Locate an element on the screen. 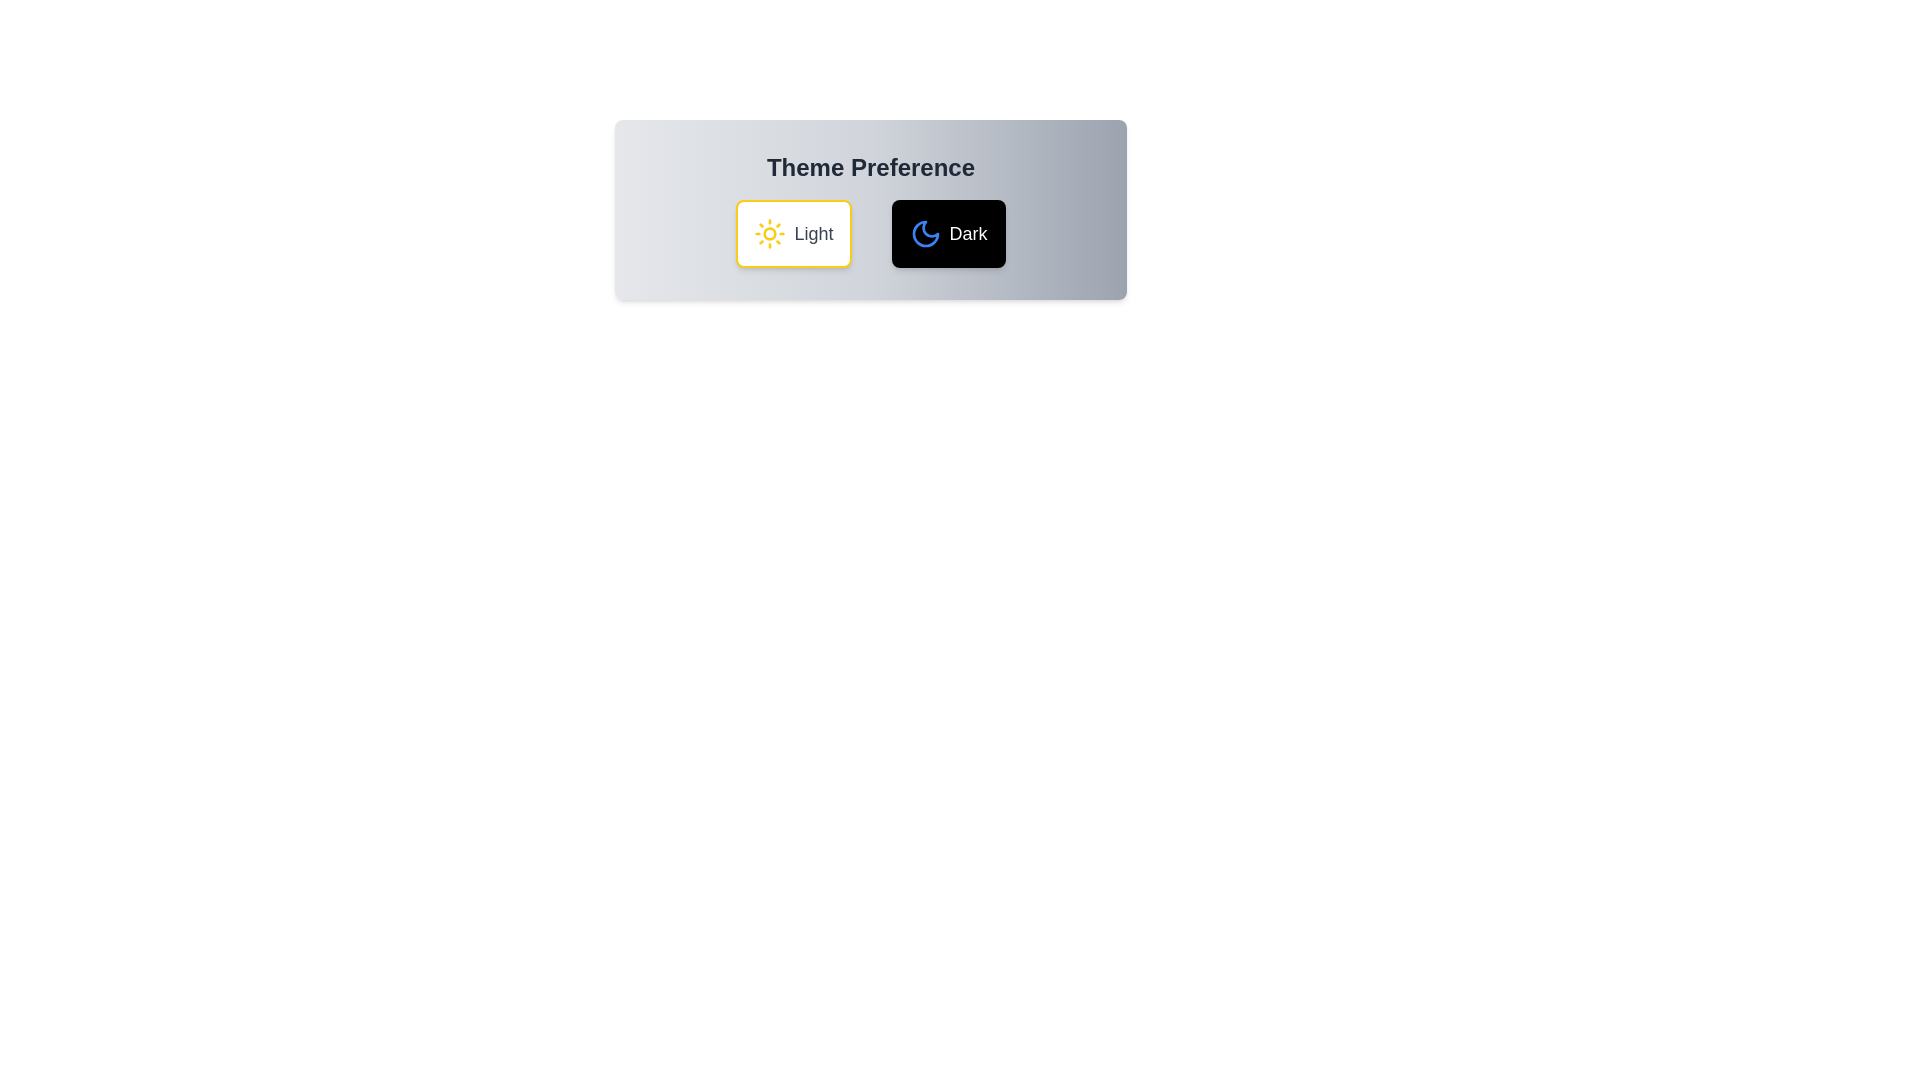  the 'Light' button to set the theme to 'Light' is located at coordinates (792, 233).